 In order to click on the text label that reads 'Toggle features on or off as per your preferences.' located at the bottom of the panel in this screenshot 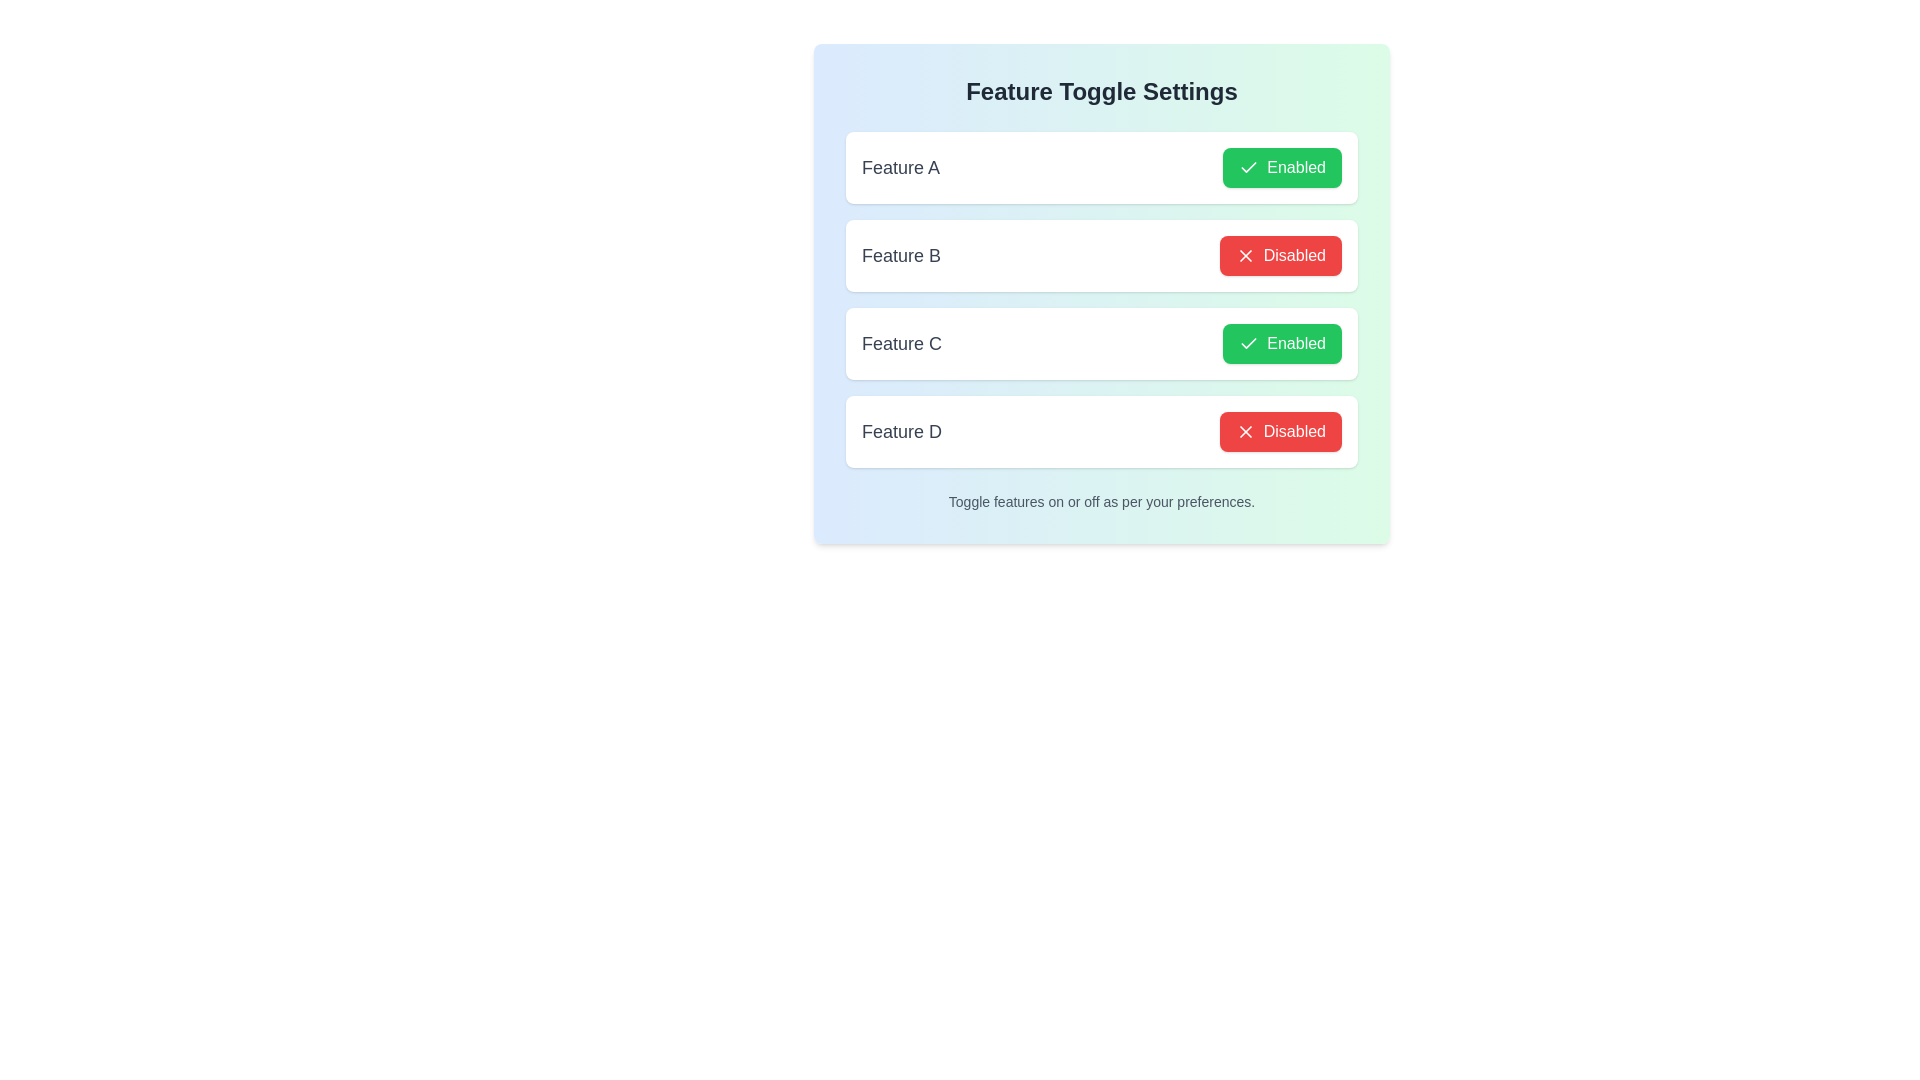, I will do `click(1101, 500)`.